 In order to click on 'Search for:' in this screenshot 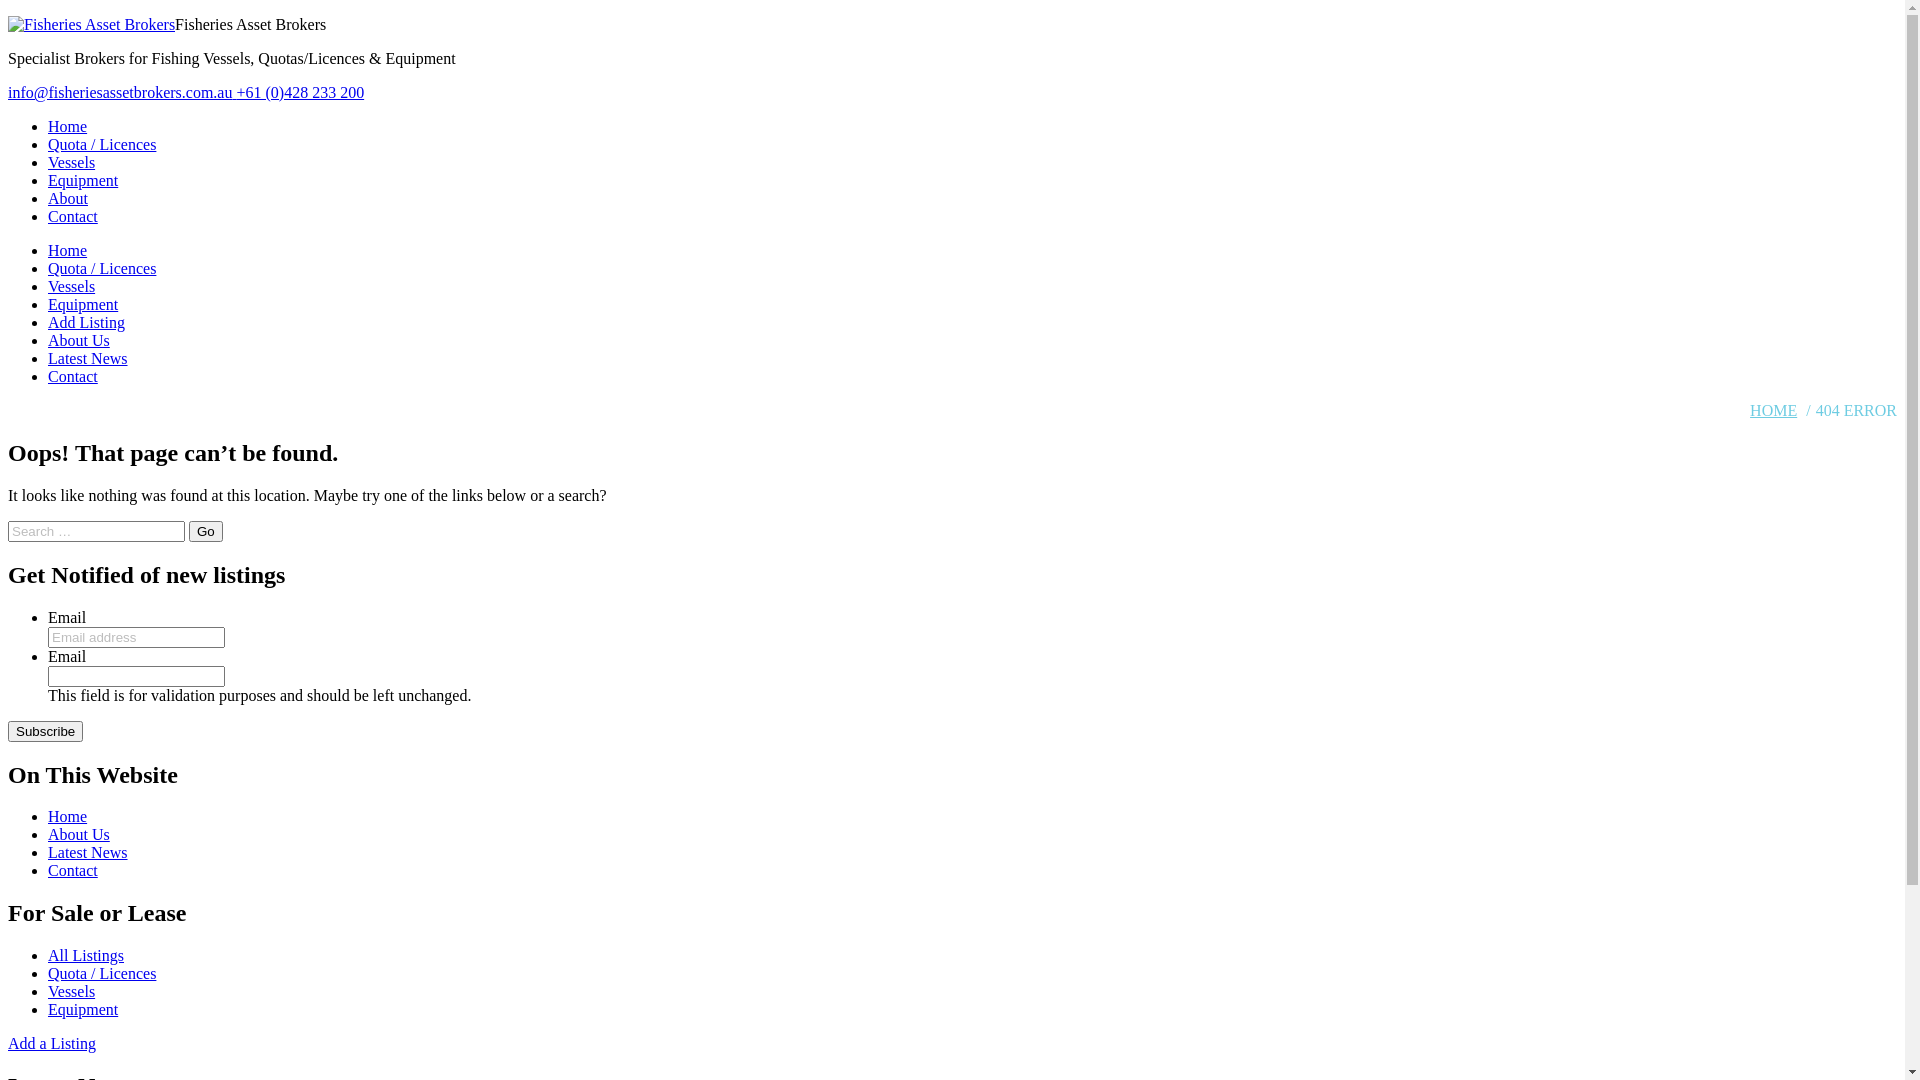, I will do `click(95, 530)`.